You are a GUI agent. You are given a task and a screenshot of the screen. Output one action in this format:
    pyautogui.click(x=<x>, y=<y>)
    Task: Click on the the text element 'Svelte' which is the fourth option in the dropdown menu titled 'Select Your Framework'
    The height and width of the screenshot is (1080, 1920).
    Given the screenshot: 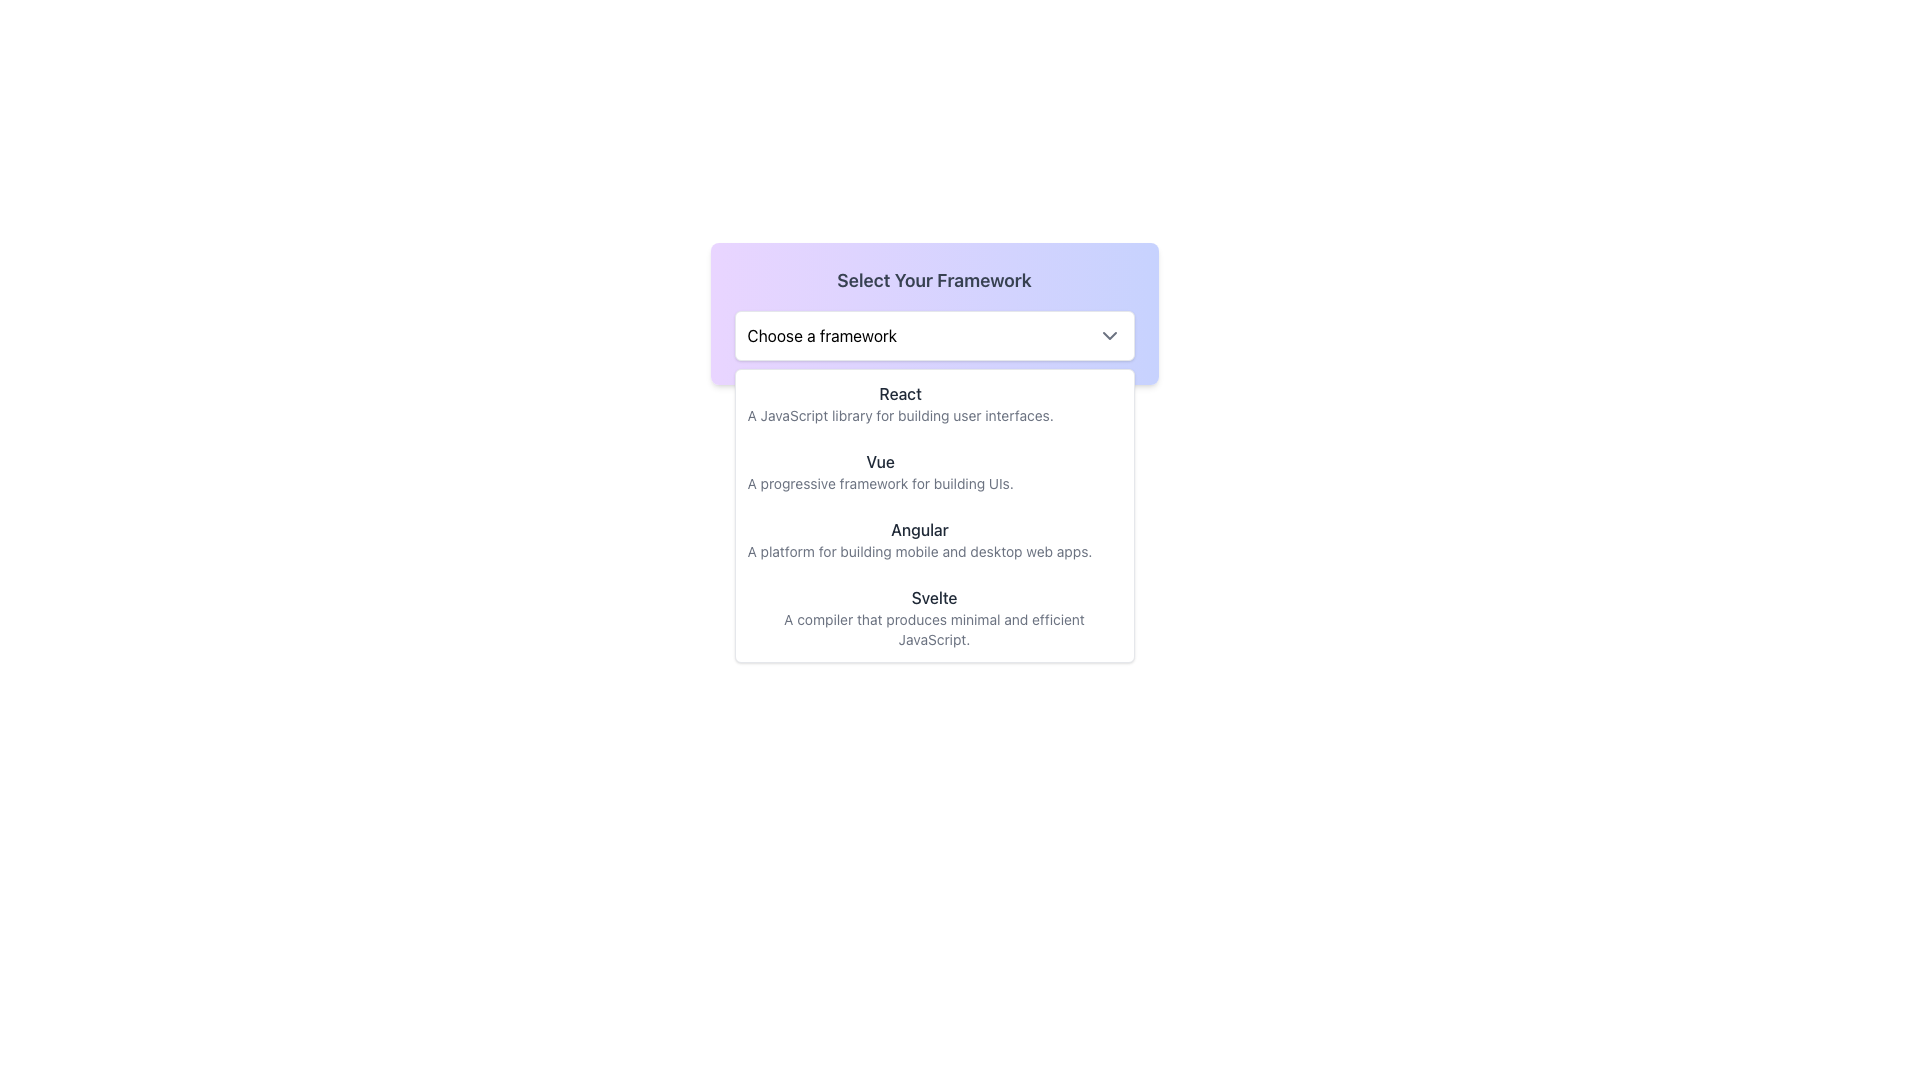 What is the action you would take?
    pyautogui.click(x=933, y=596)
    